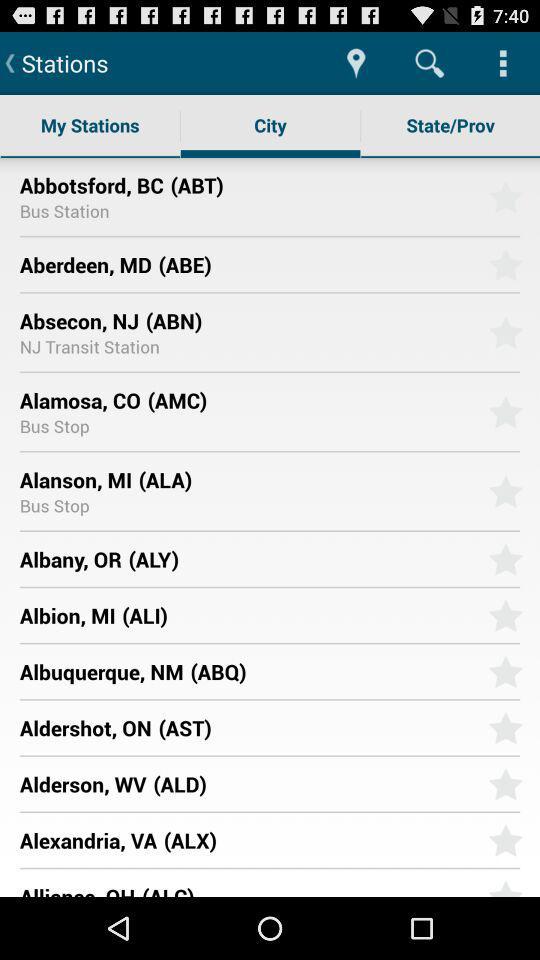 This screenshot has width=540, height=960. I want to click on the (abq), so click(332, 671).